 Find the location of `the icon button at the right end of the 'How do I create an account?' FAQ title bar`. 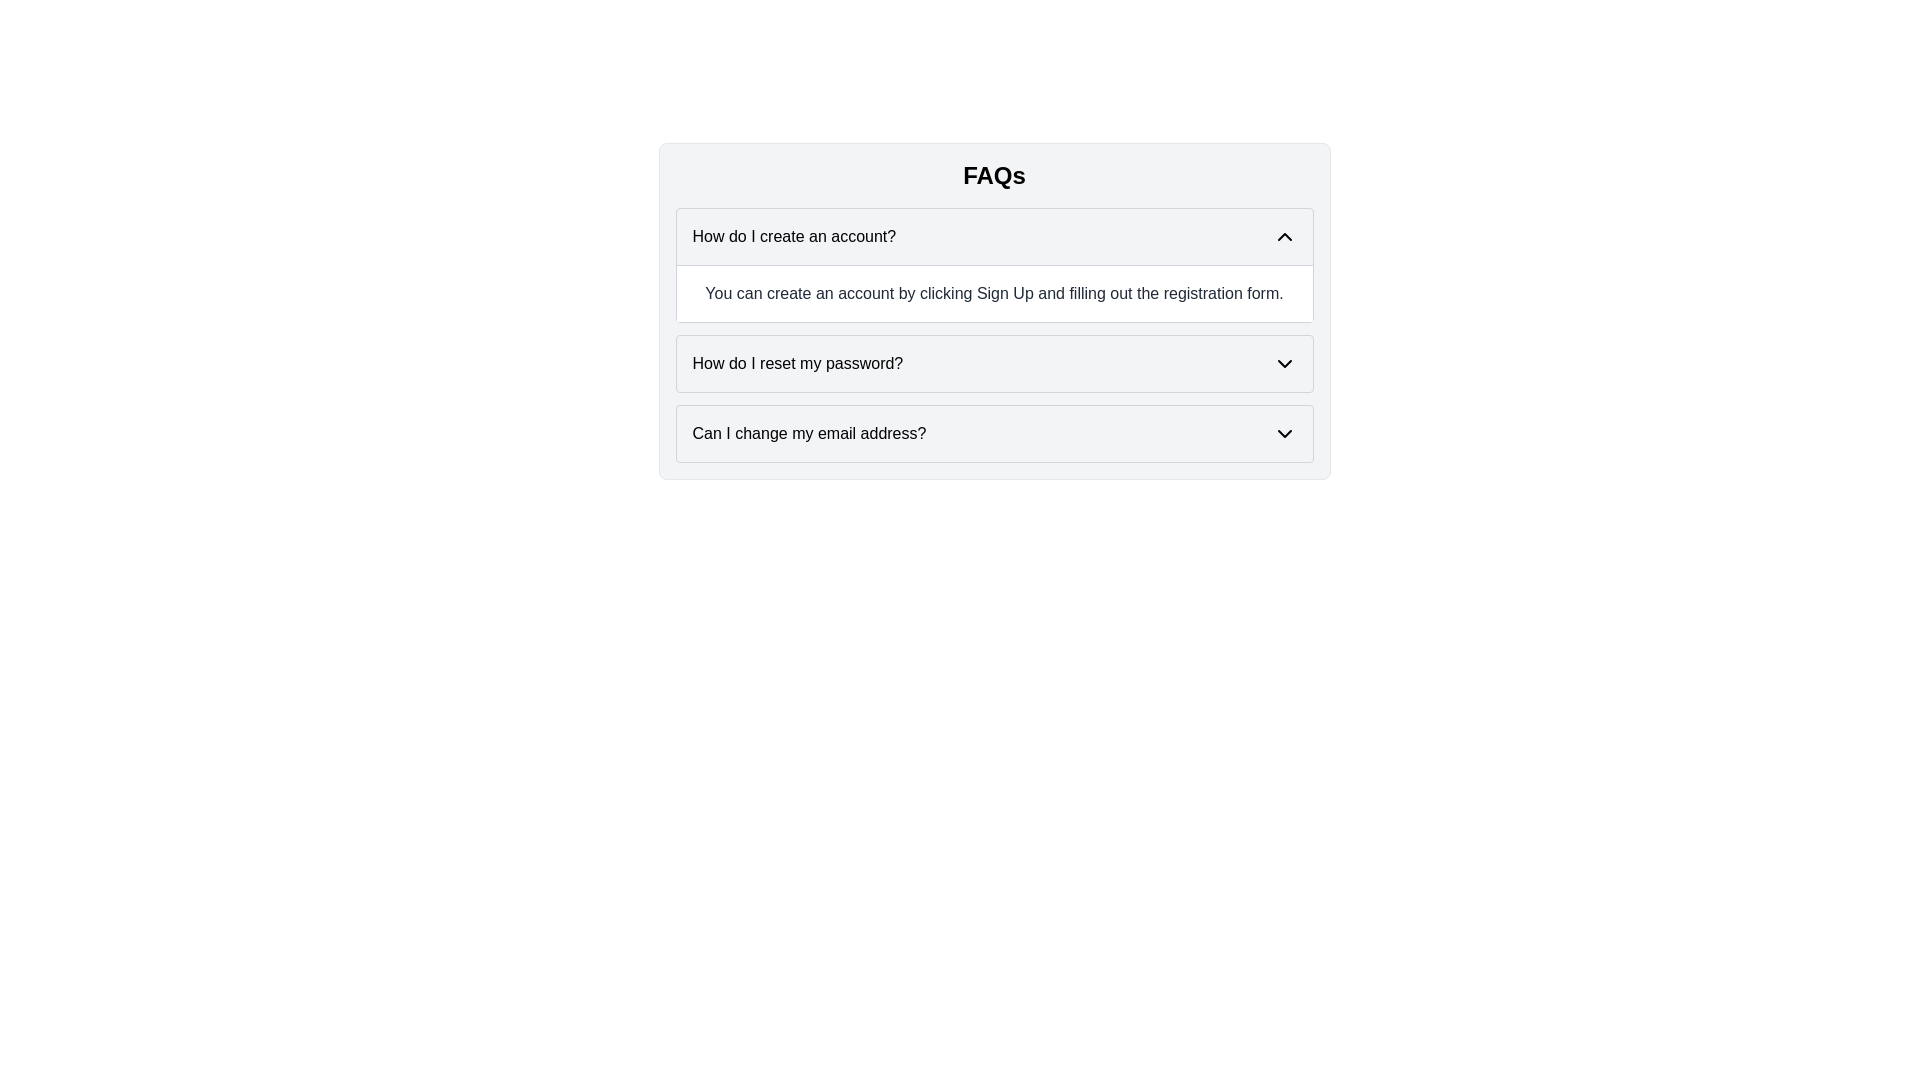

the icon button at the right end of the 'How do I create an account?' FAQ title bar is located at coordinates (1284, 235).